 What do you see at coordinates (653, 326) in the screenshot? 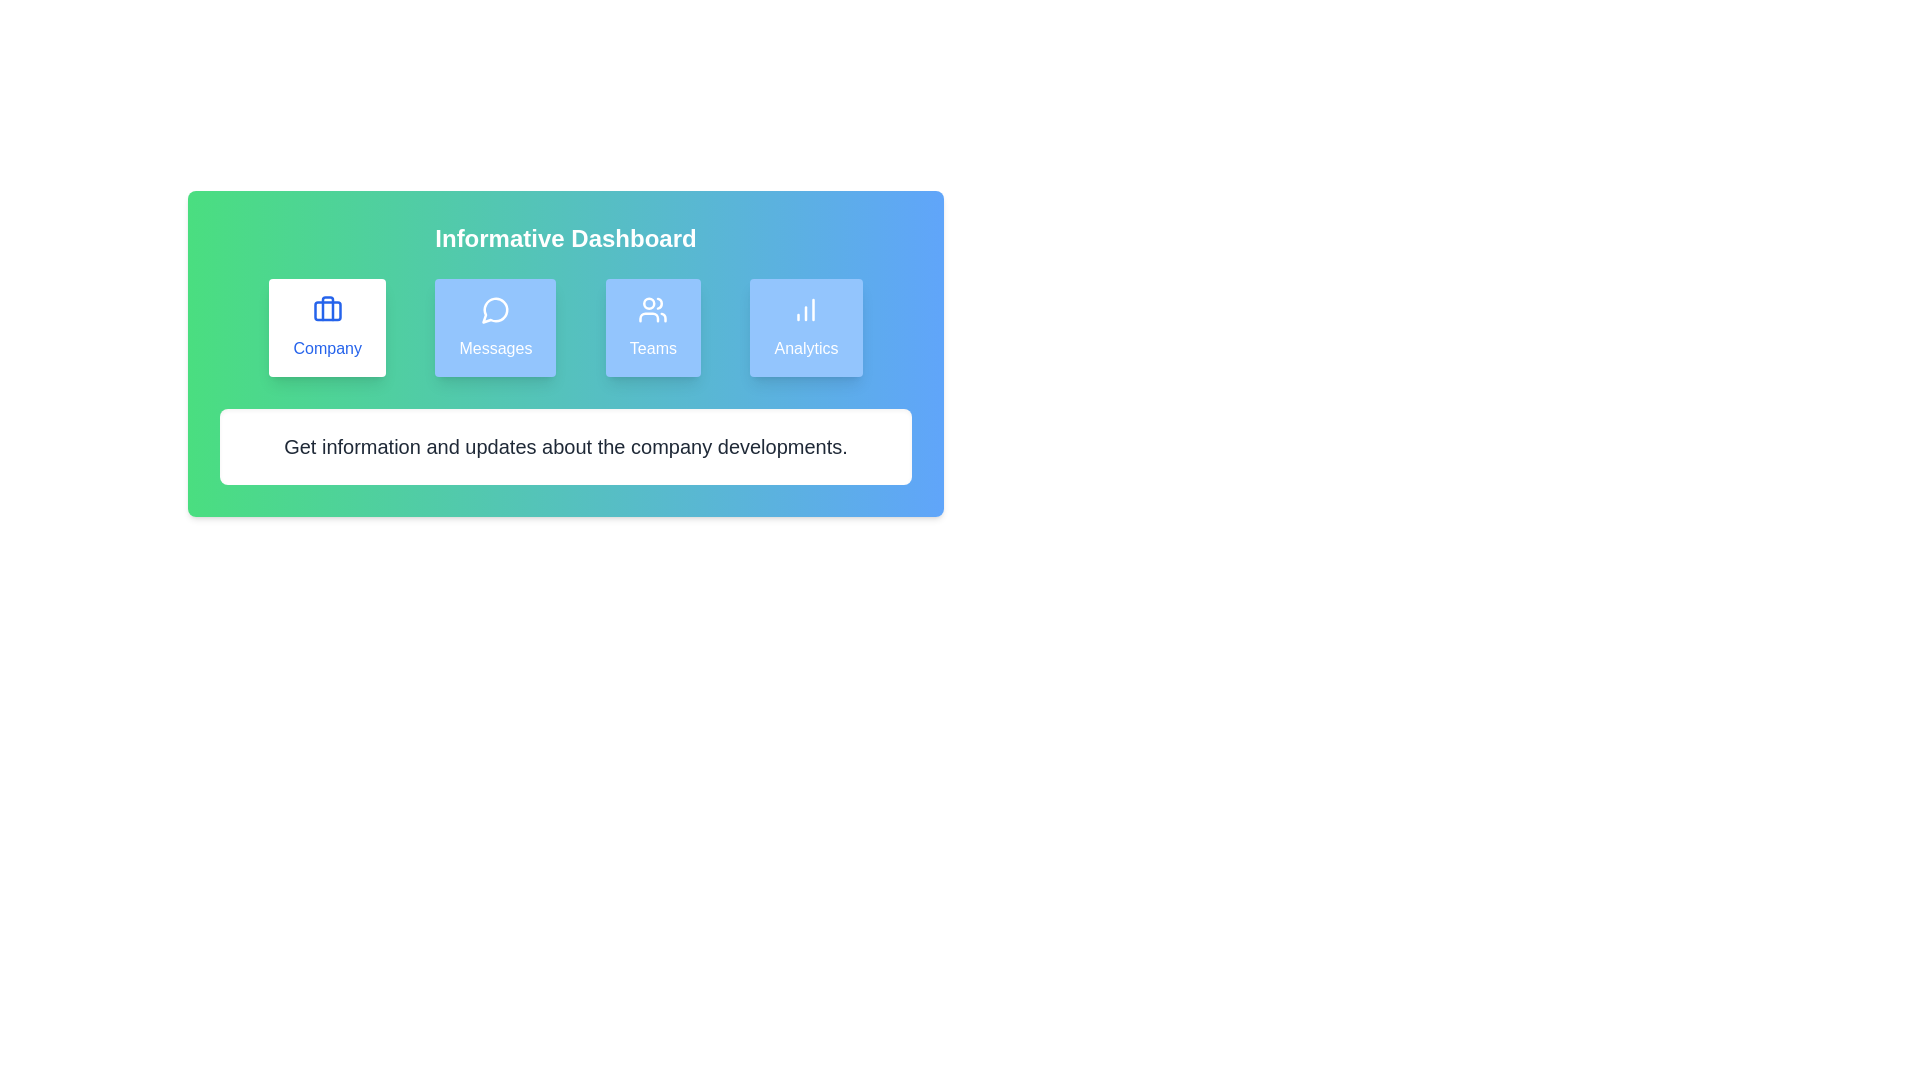
I see `the 'Teams' button, which is the third button from the left in the horizontal layout` at bounding box center [653, 326].